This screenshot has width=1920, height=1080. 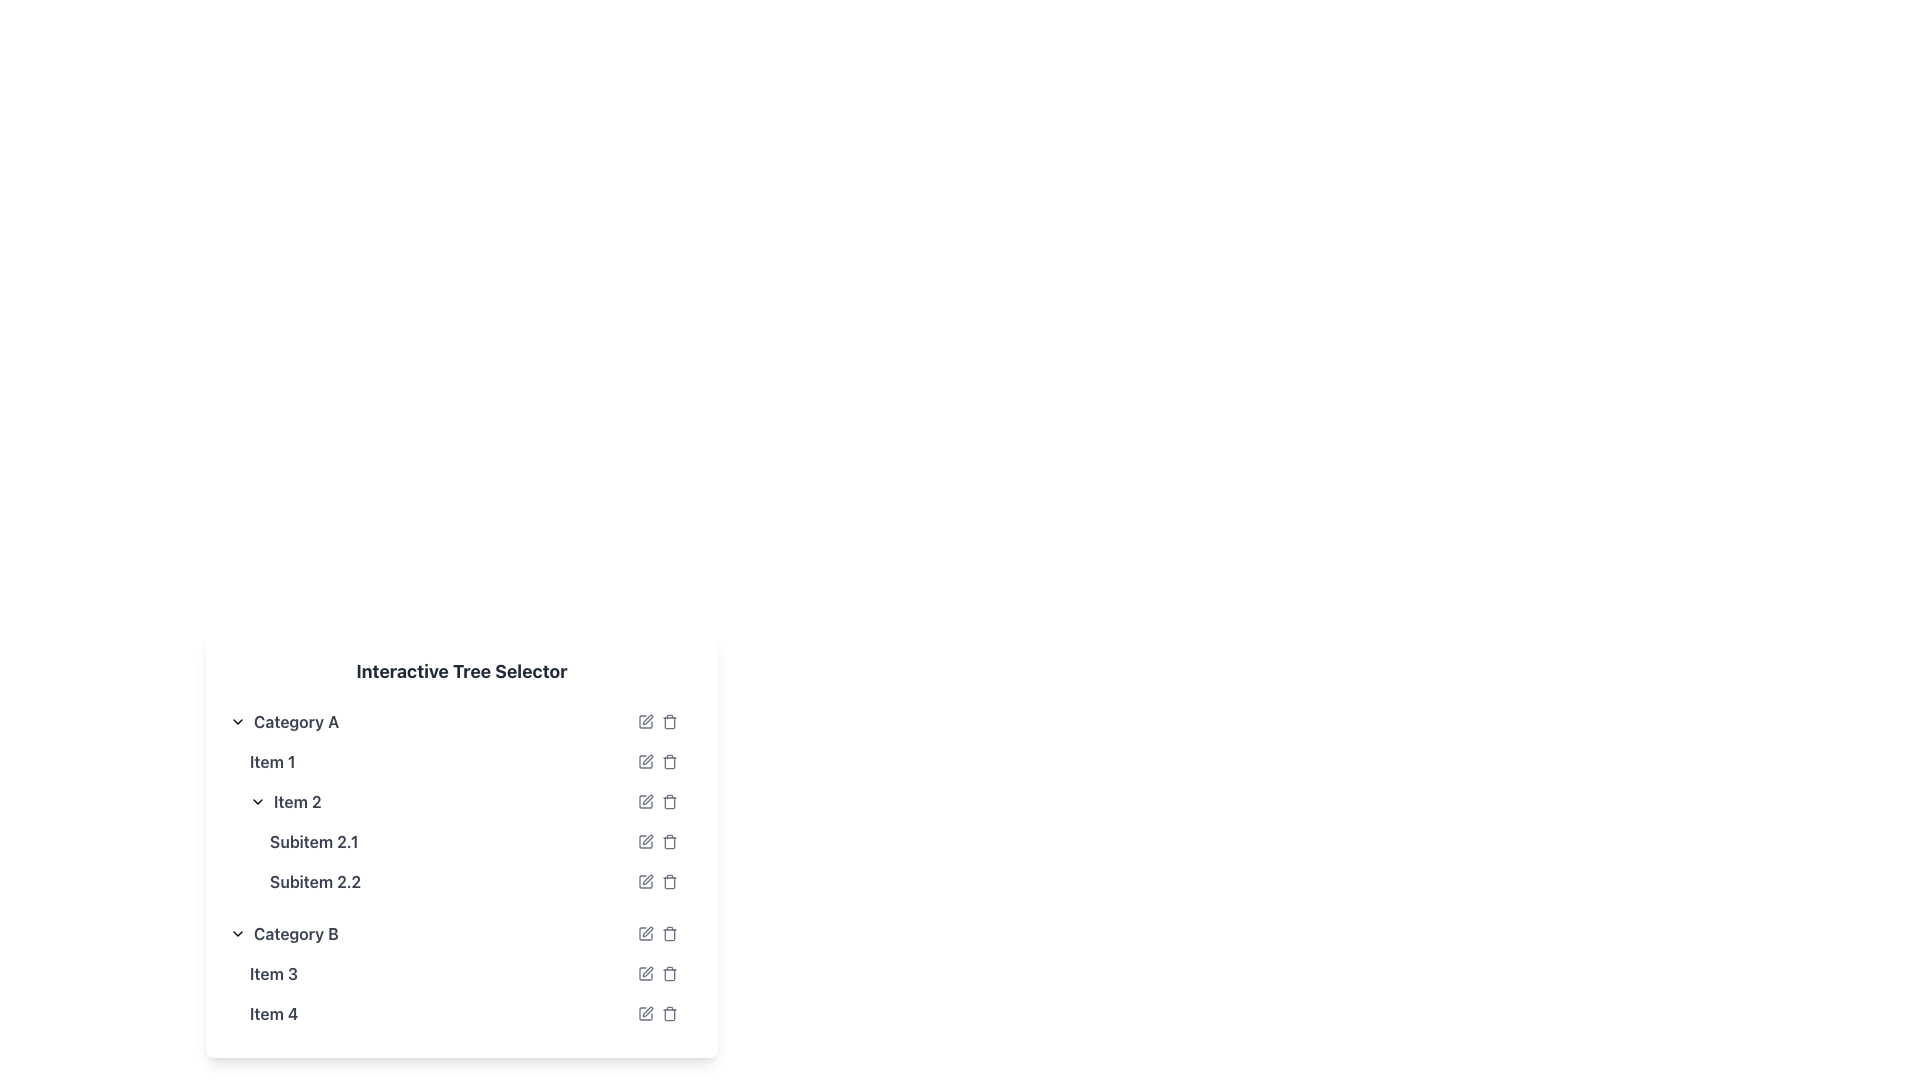 What do you see at coordinates (648, 840) in the screenshot?
I see `the pen icon button located to the right of the label 'Subitem 2.1' in the interactive tree view to initiate editing` at bounding box center [648, 840].